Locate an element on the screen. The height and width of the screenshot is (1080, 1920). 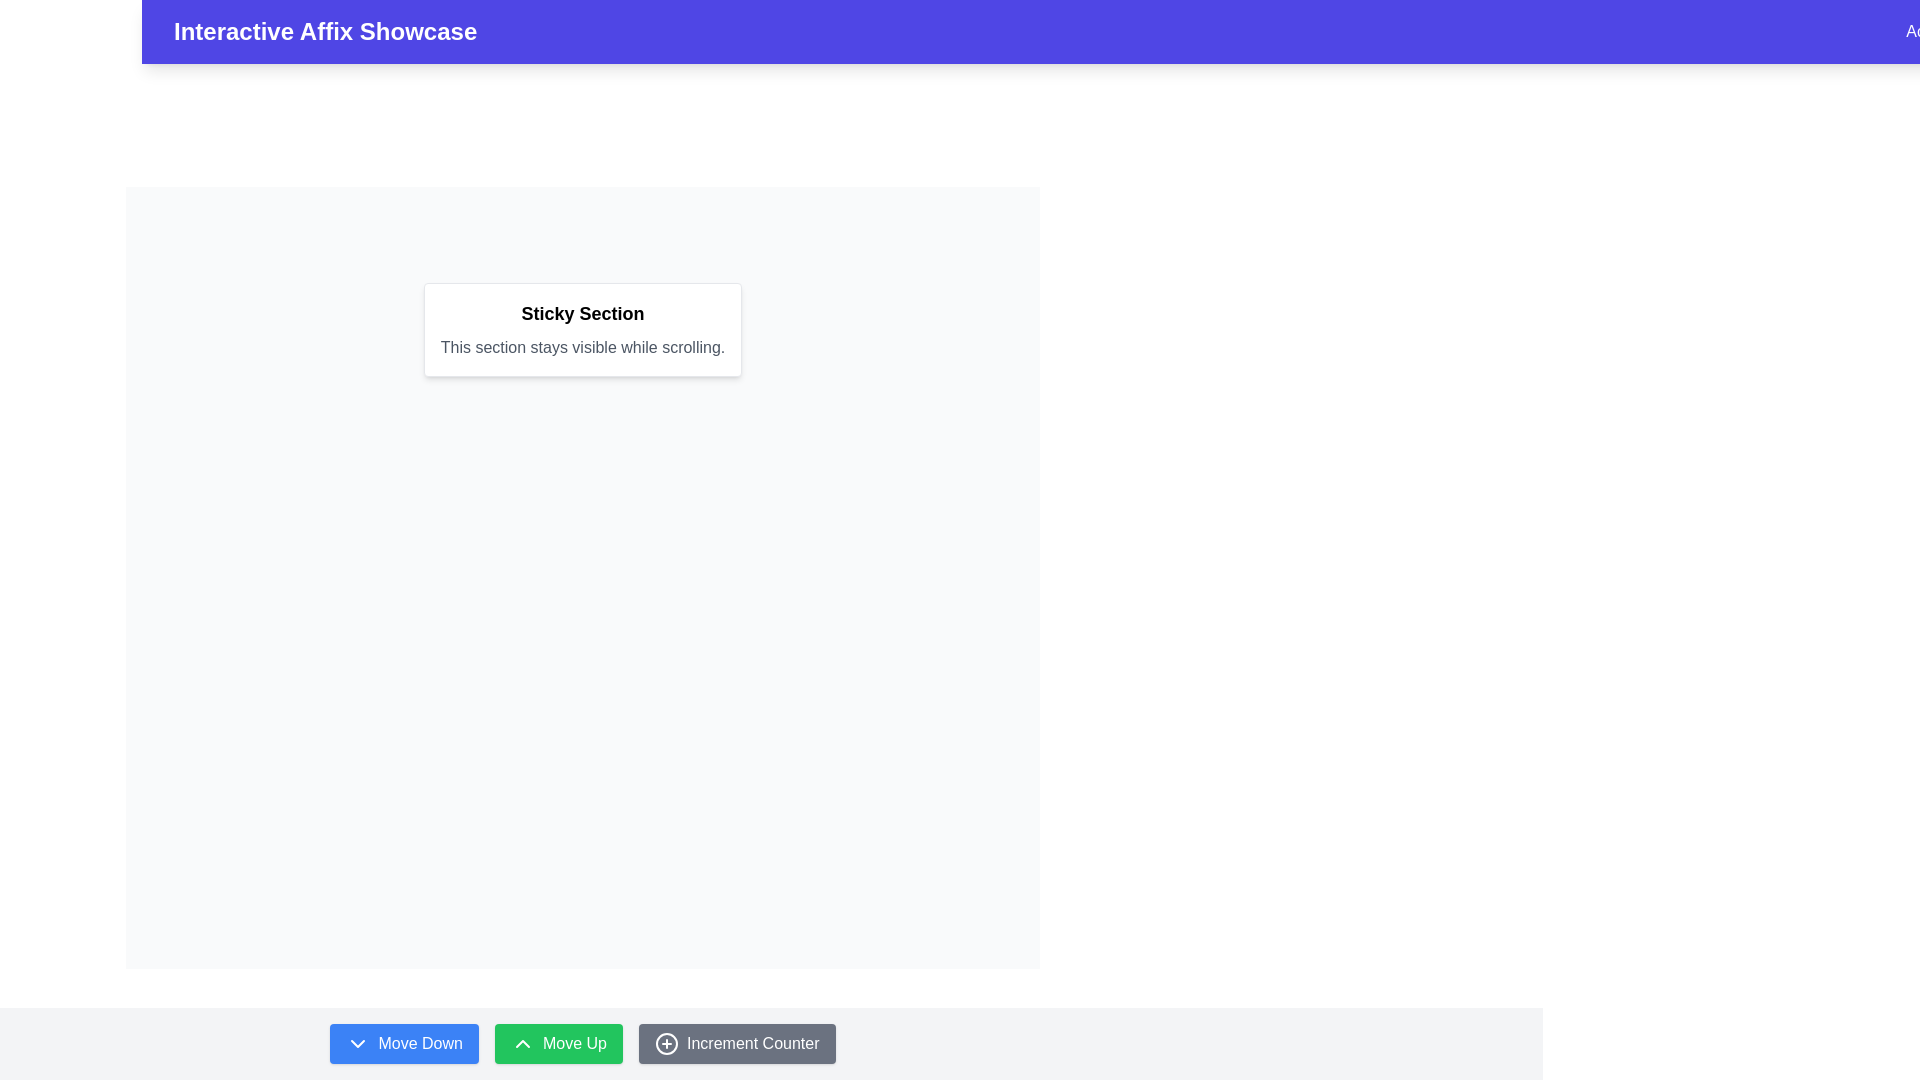
the 'Increment Counter' icon located in the bottom-right corner of the interface is located at coordinates (667, 1043).